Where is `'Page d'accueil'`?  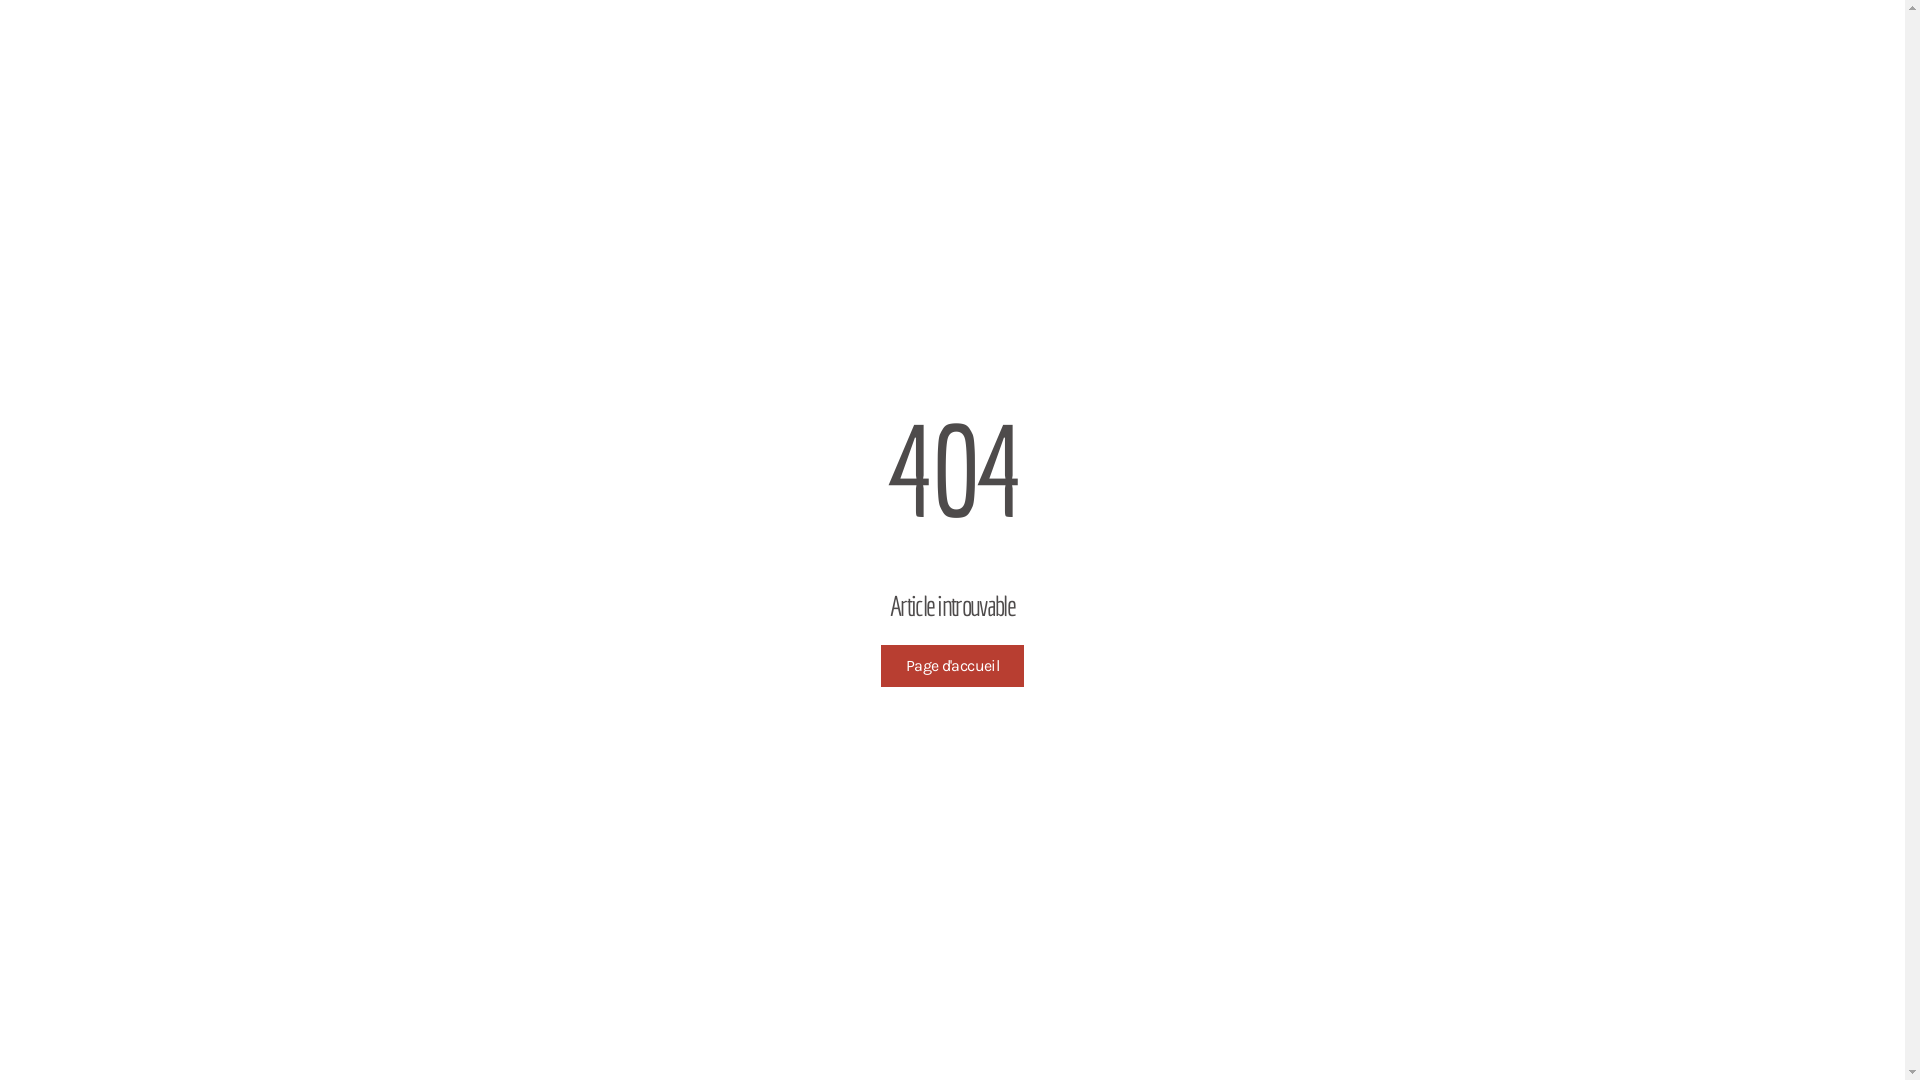 'Page d'accueil' is located at coordinates (951, 666).